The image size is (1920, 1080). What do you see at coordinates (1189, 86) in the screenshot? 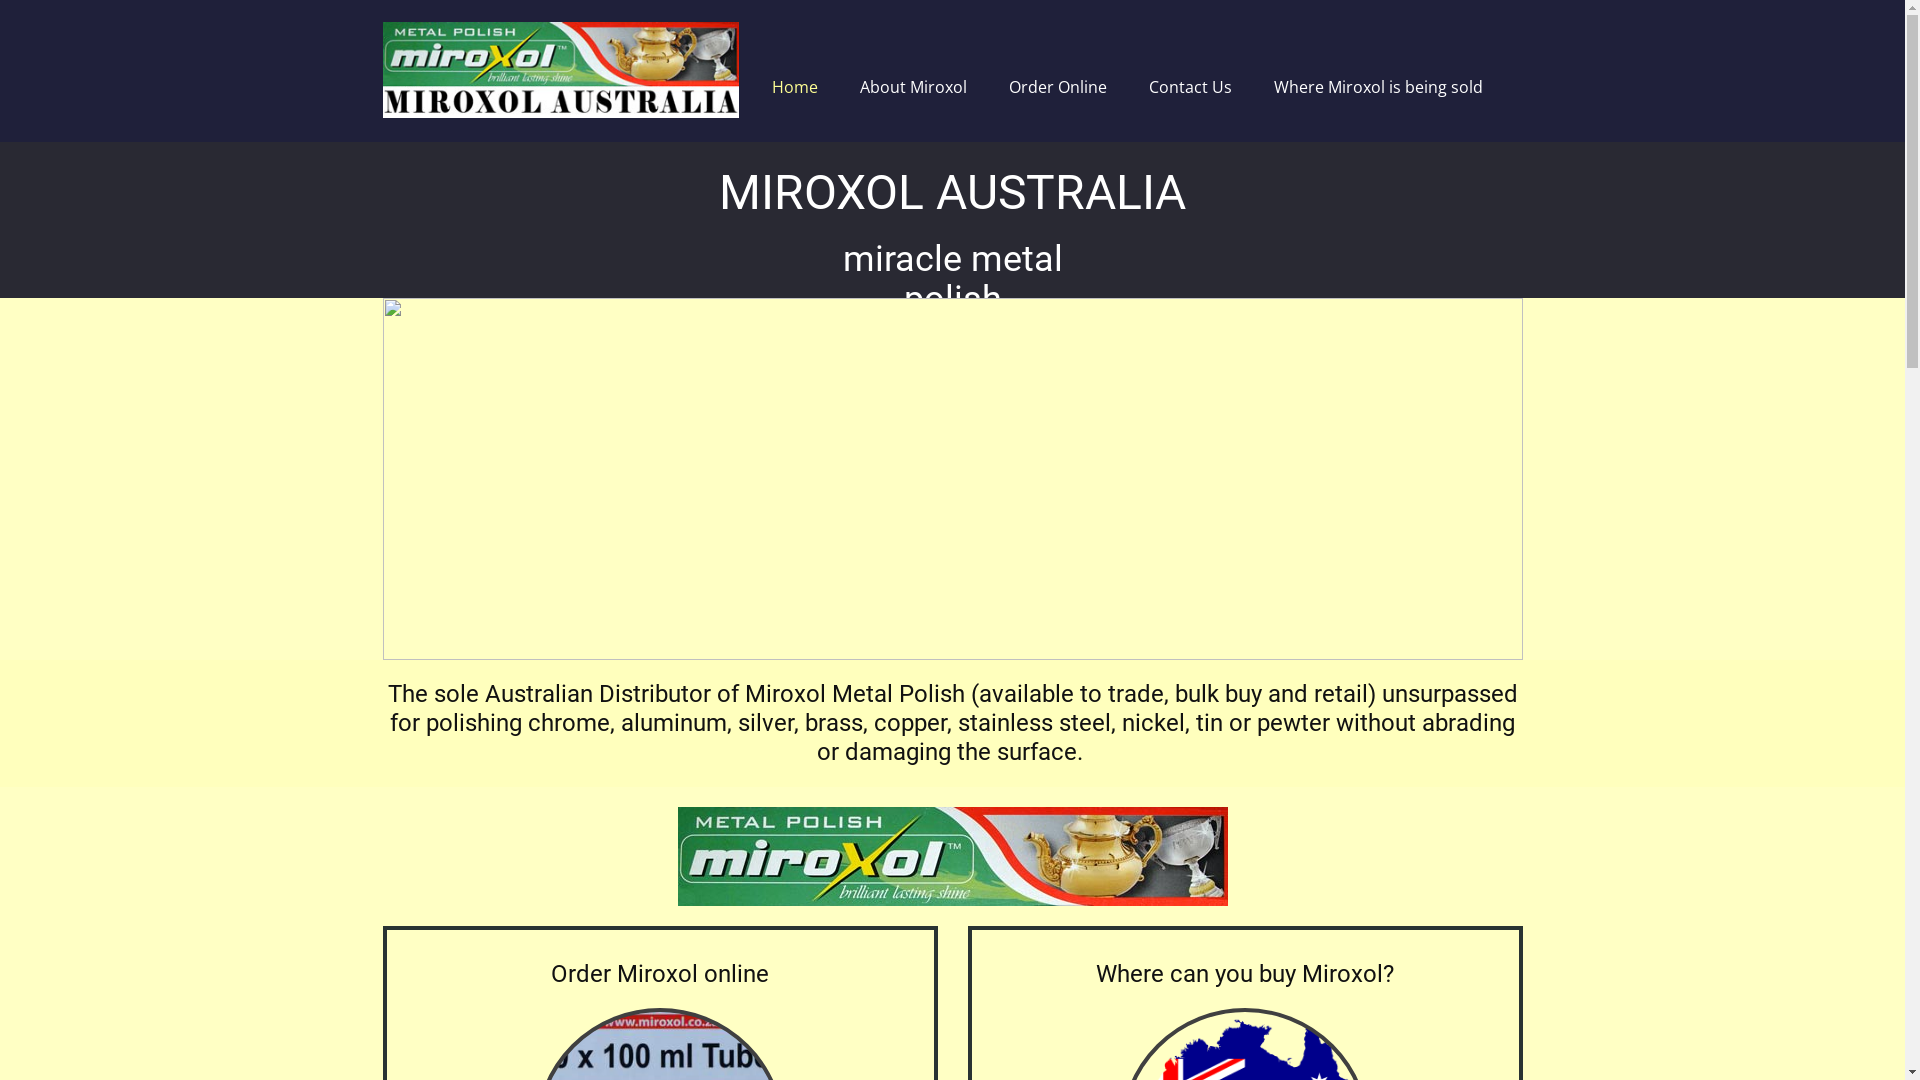
I see `'Contact Us'` at bounding box center [1189, 86].